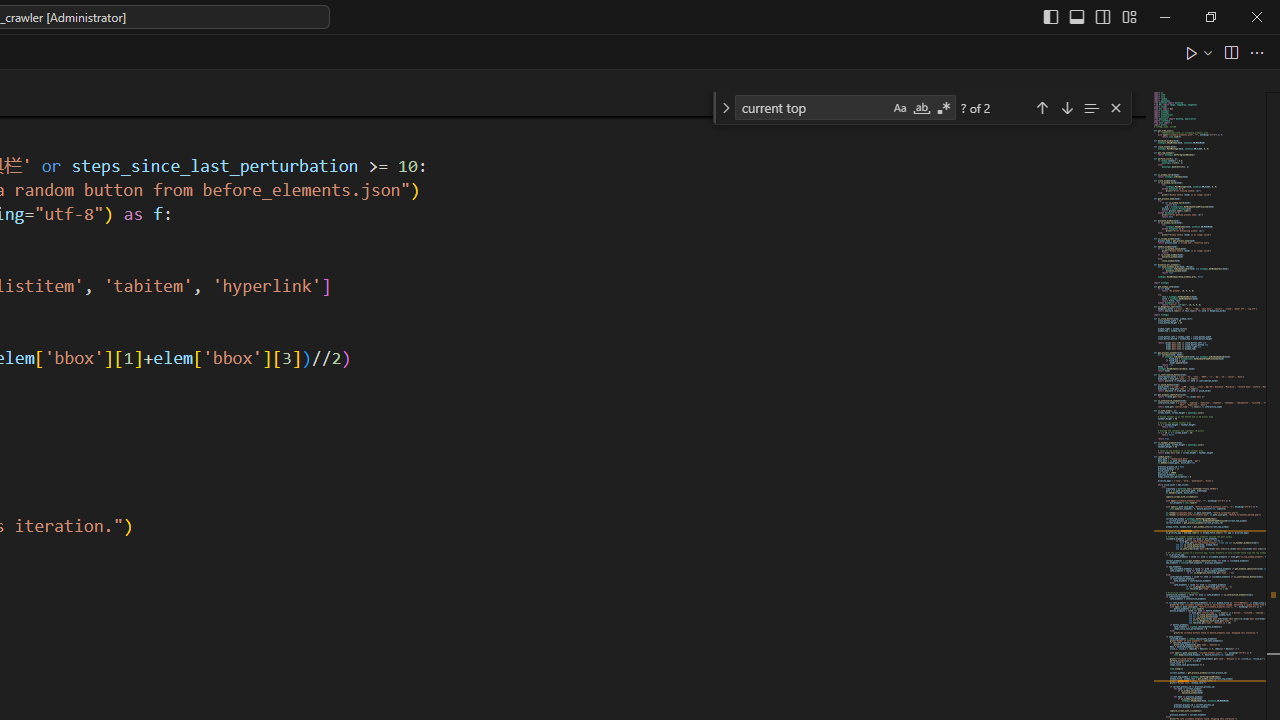 This screenshot has height=720, width=1280. I want to click on 'Next Match (Enter)', so click(1065, 107).